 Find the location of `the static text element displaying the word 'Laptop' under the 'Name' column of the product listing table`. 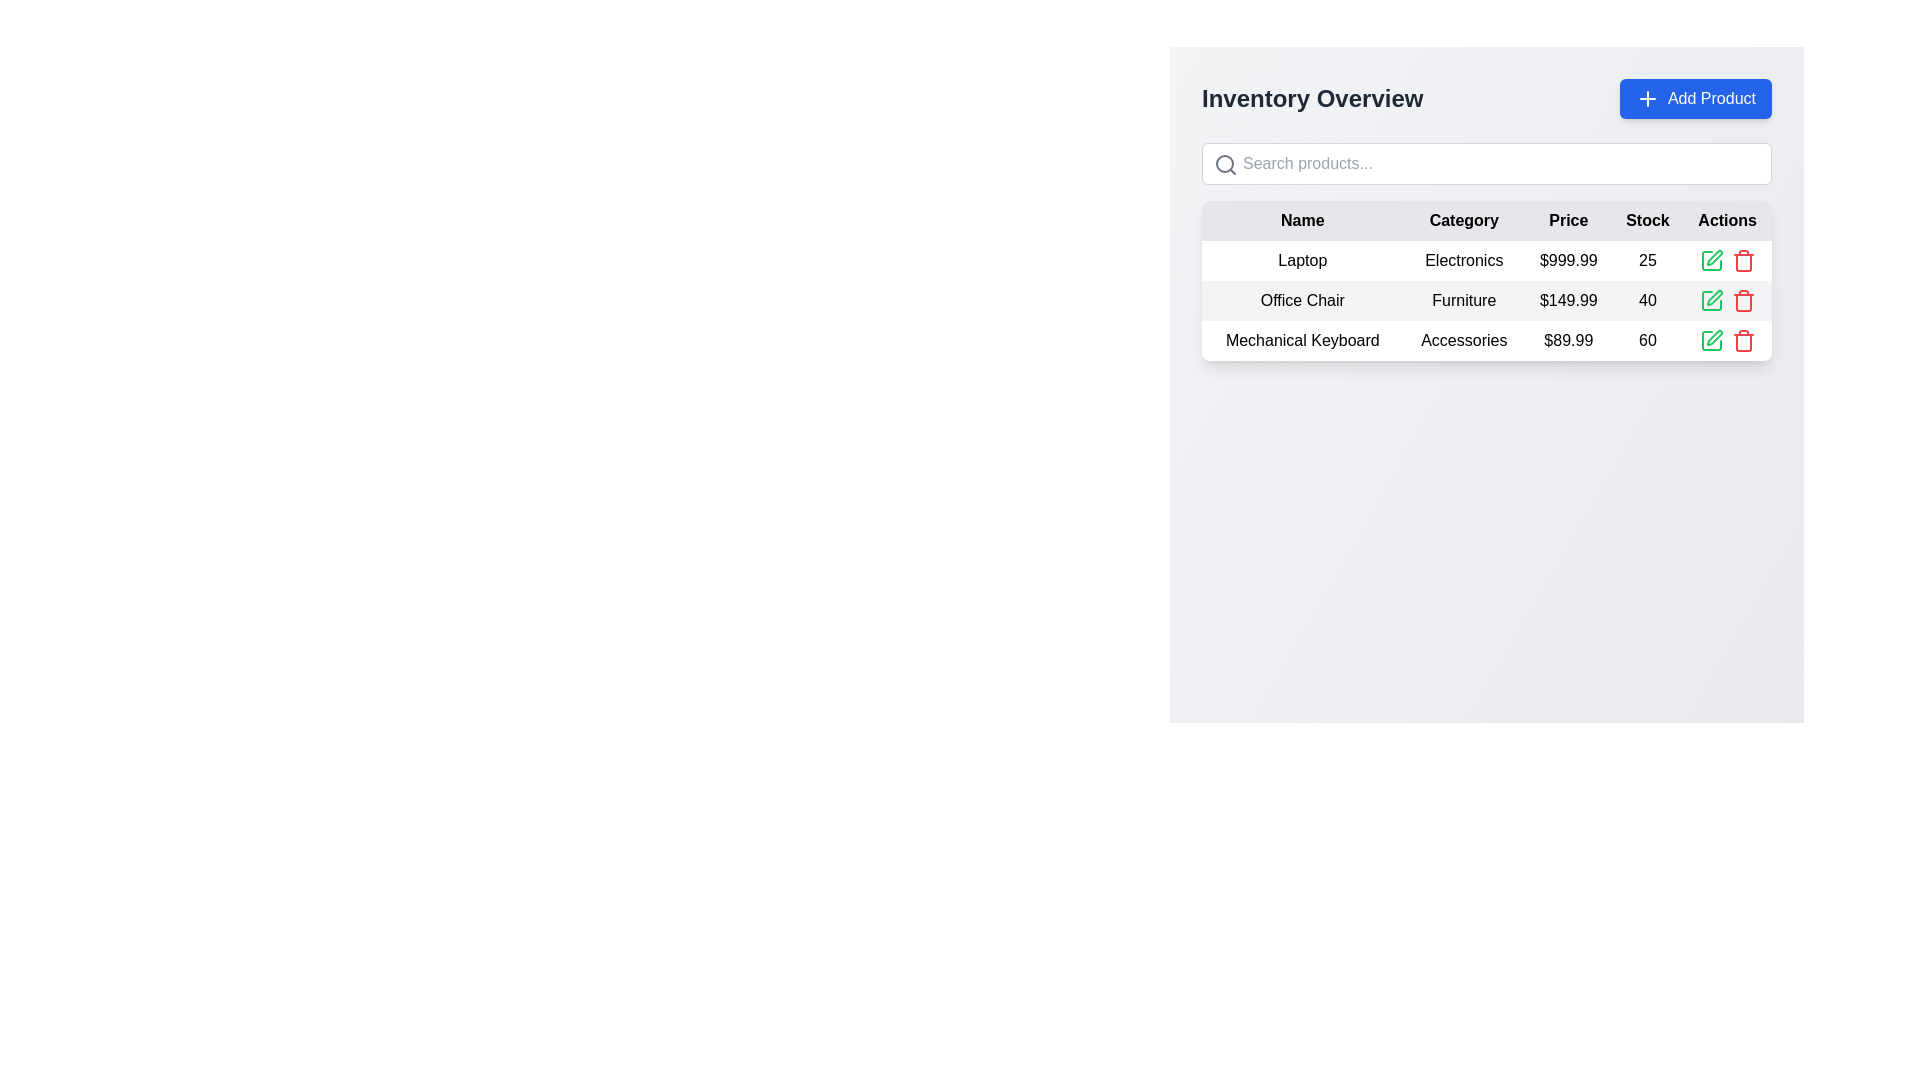

the static text element displaying the word 'Laptop' under the 'Name' column of the product listing table is located at coordinates (1302, 260).